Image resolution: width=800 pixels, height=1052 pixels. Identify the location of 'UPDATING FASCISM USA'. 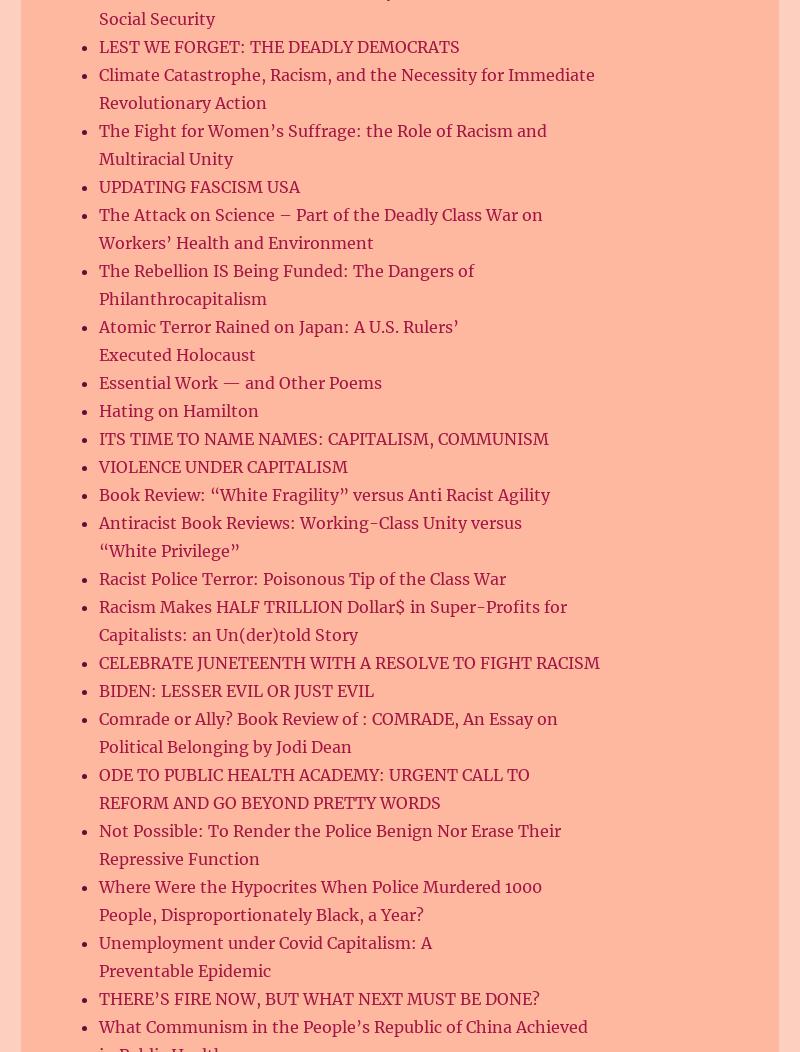
(198, 187).